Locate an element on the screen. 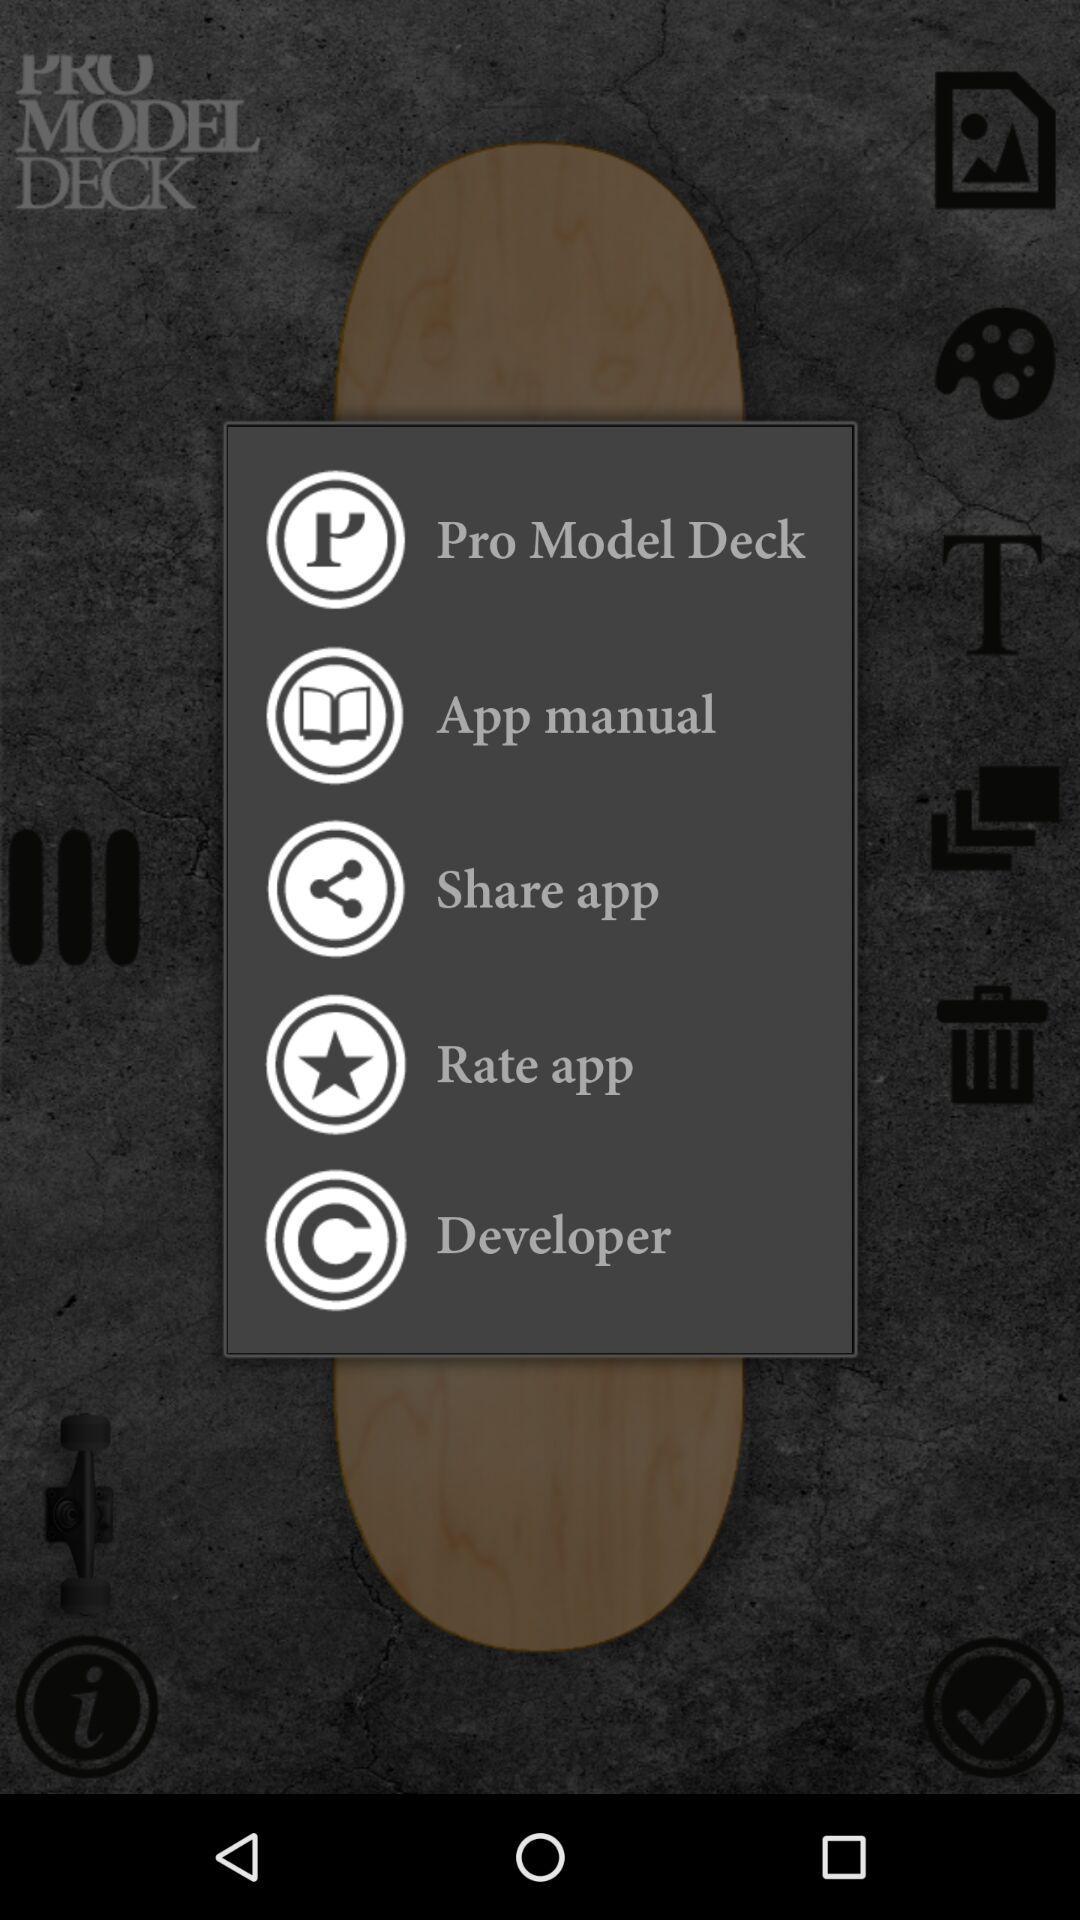 This screenshot has height=1920, width=1080. the icon next to rate app app is located at coordinates (333, 1063).